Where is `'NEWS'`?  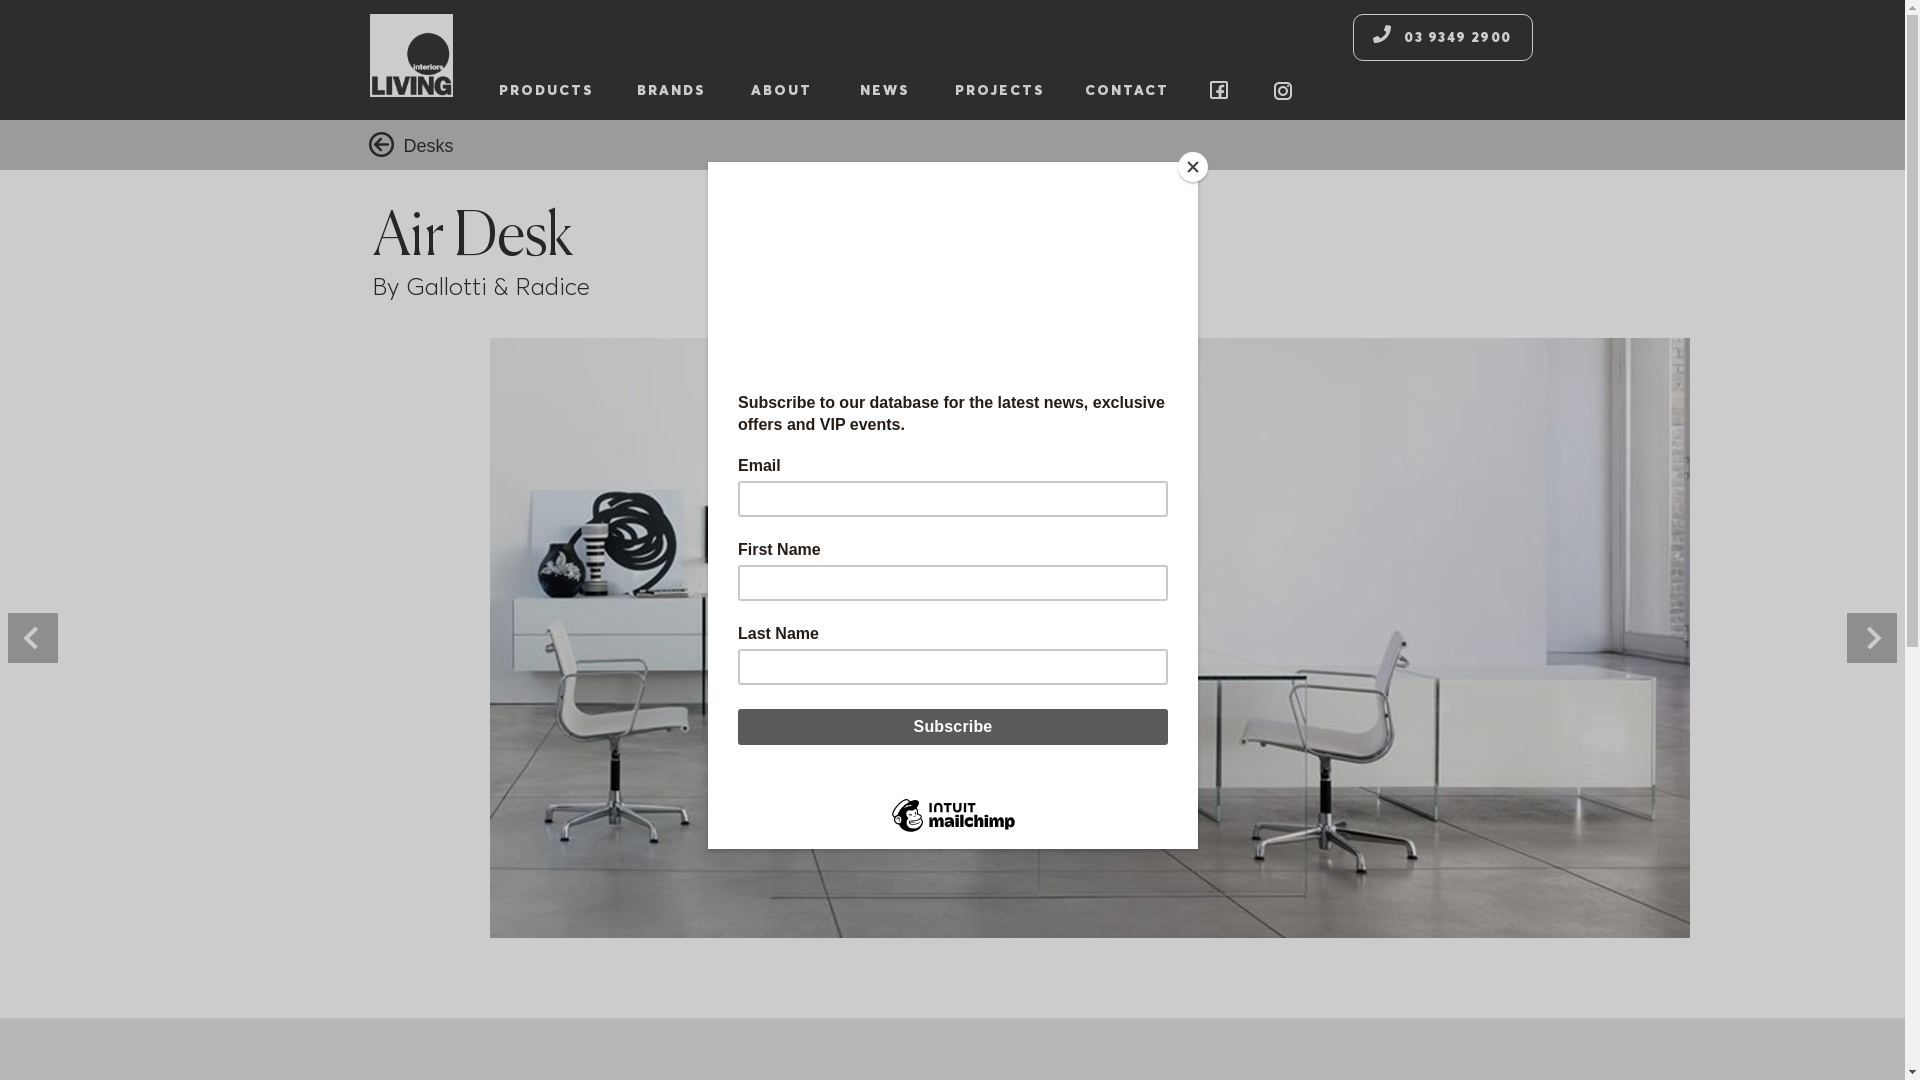 'NEWS' is located at coordinates (883, 90).